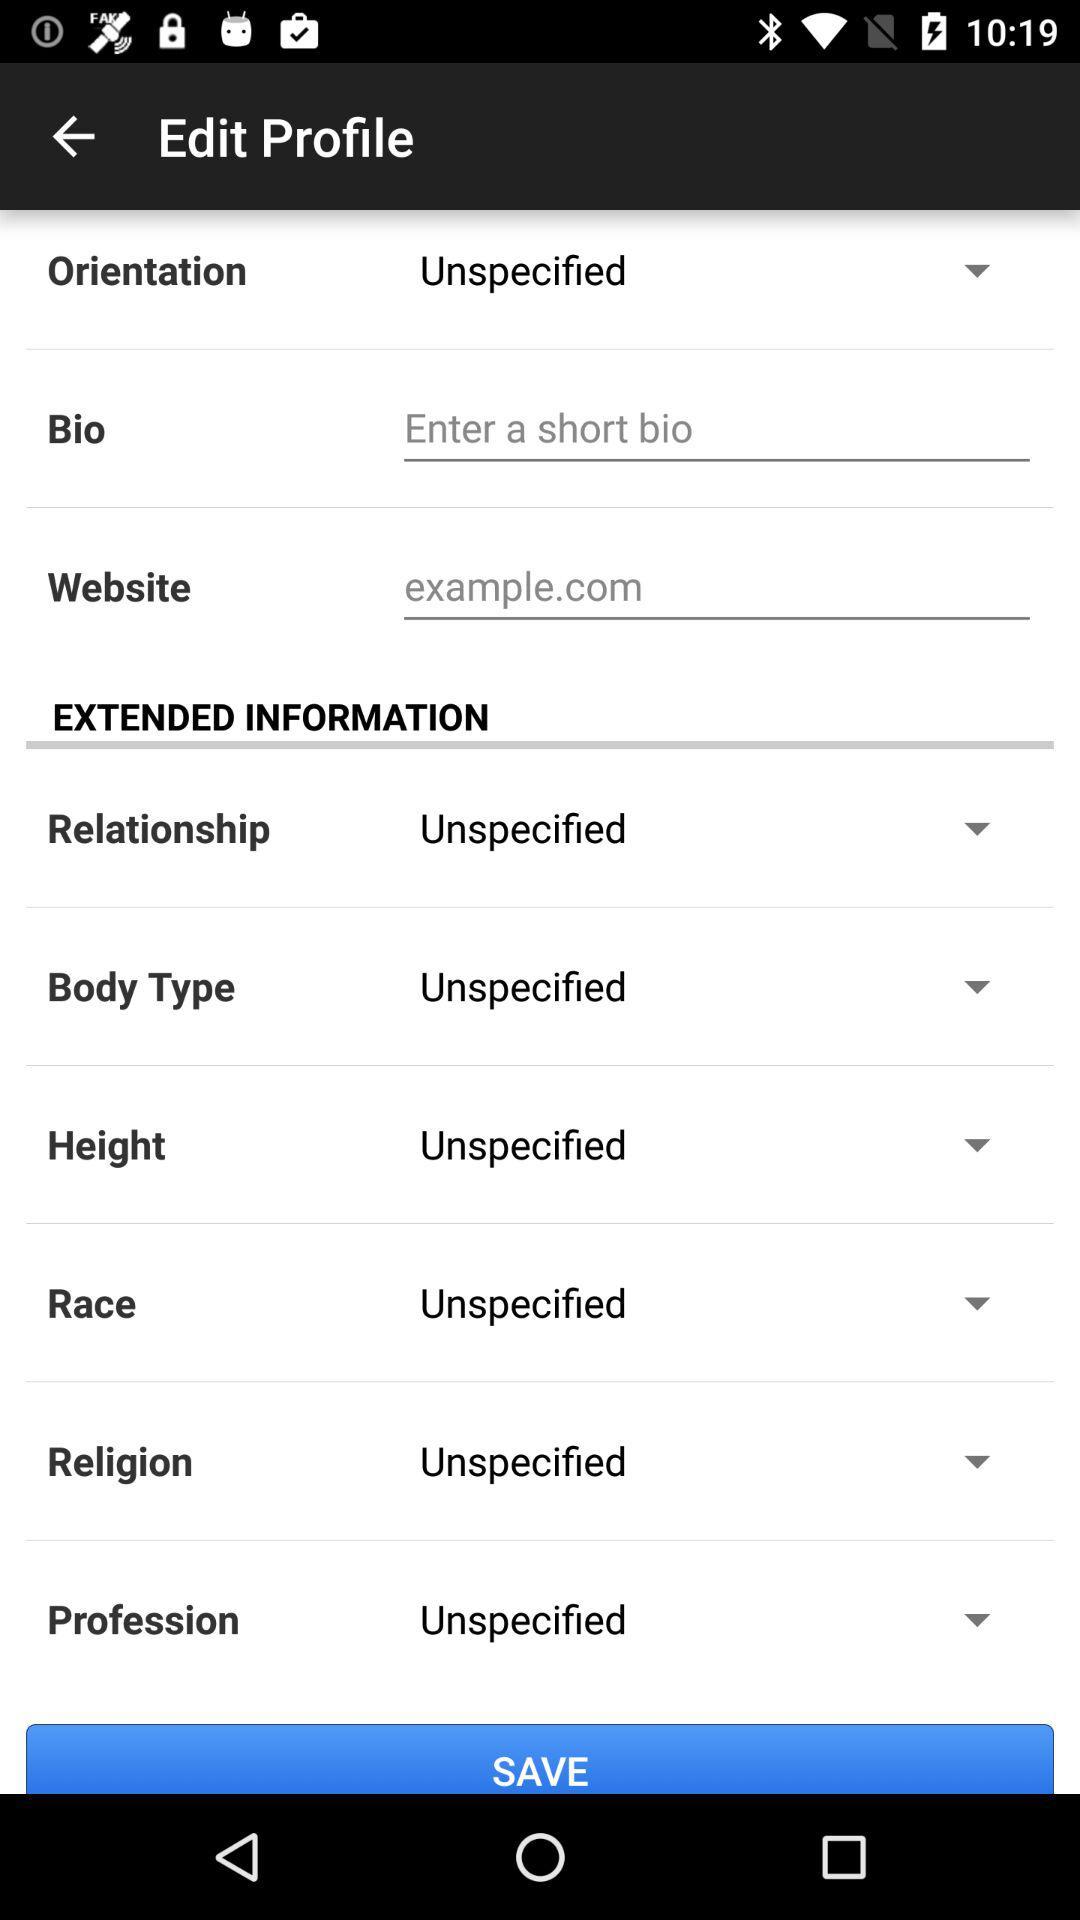 The height and width of the screenshot is (1920, 1080). Describe the element at coordinates (716, 427) in the screenshot. I see `type a bio` at that location.